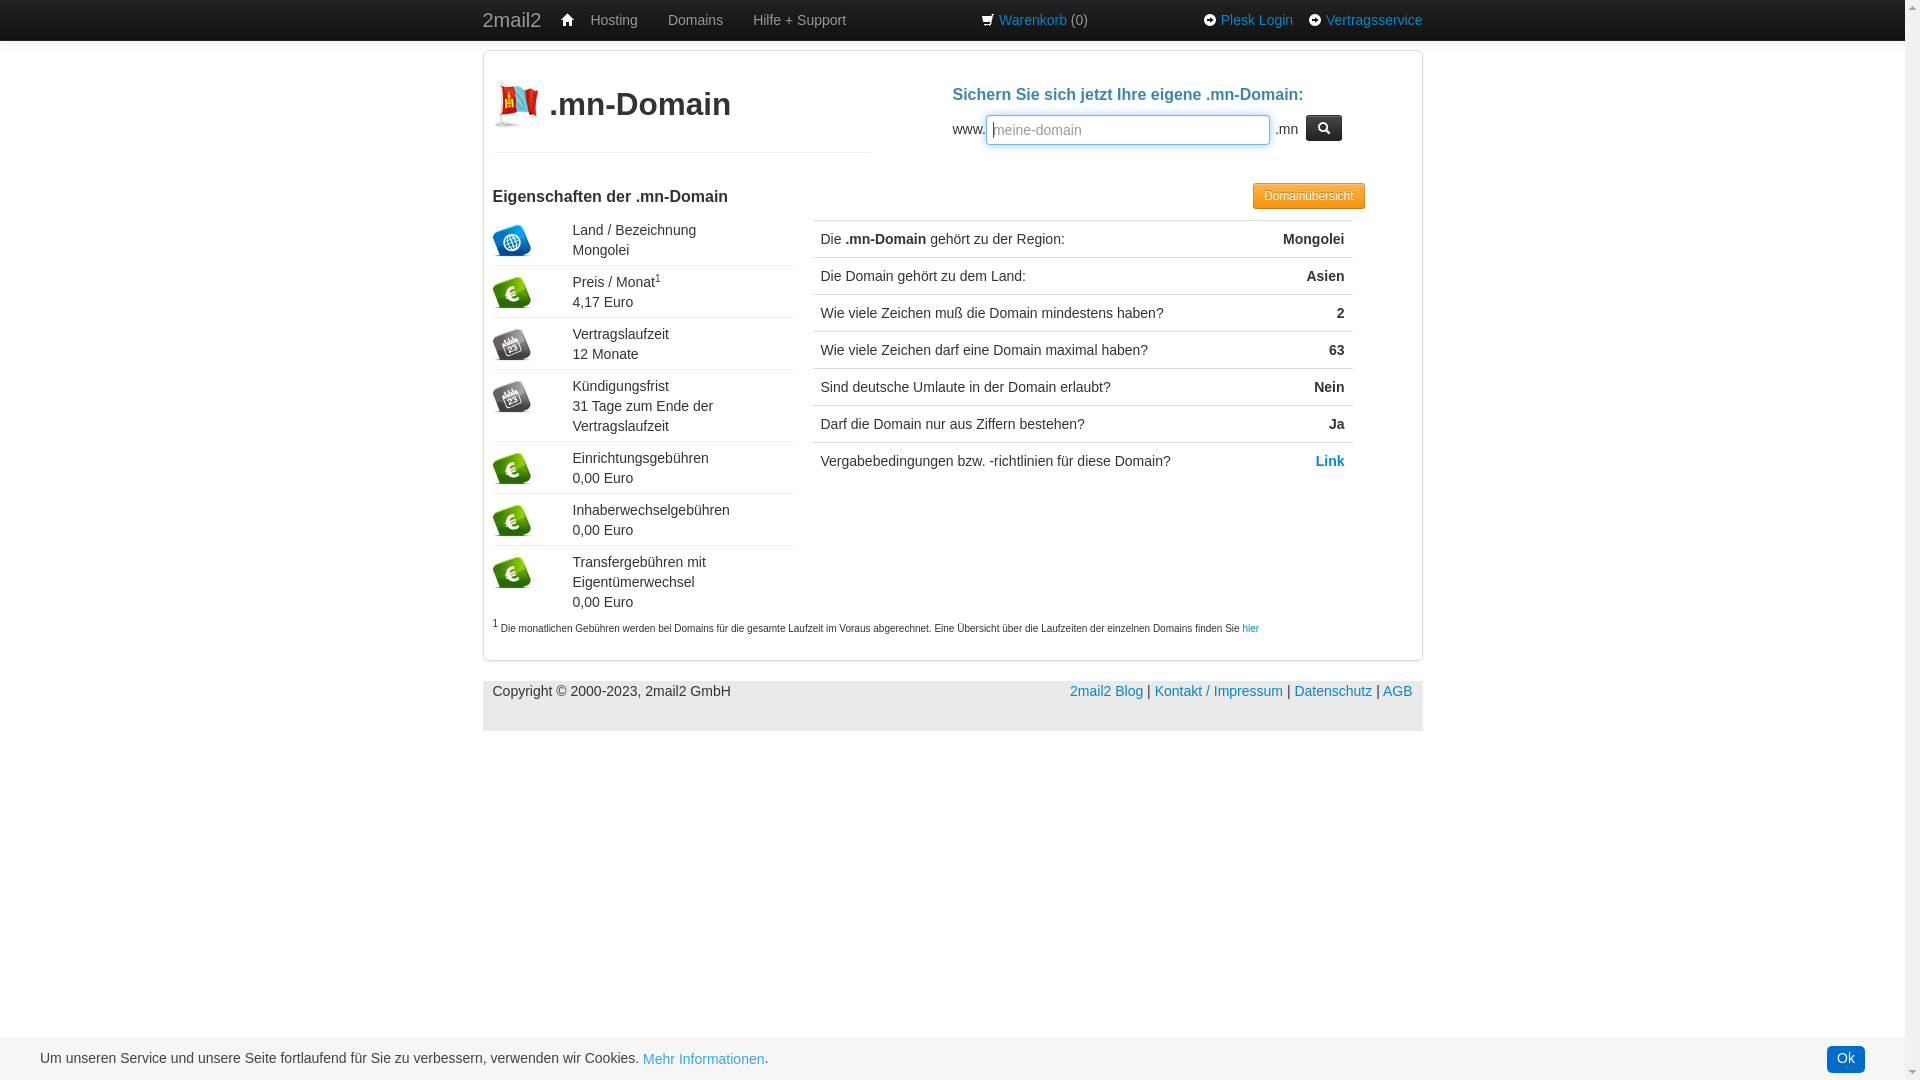 Image resolution: width=1920 pixels, height=1080 pixels. I want to click on 'Datenschutz', so click(1333, 689).